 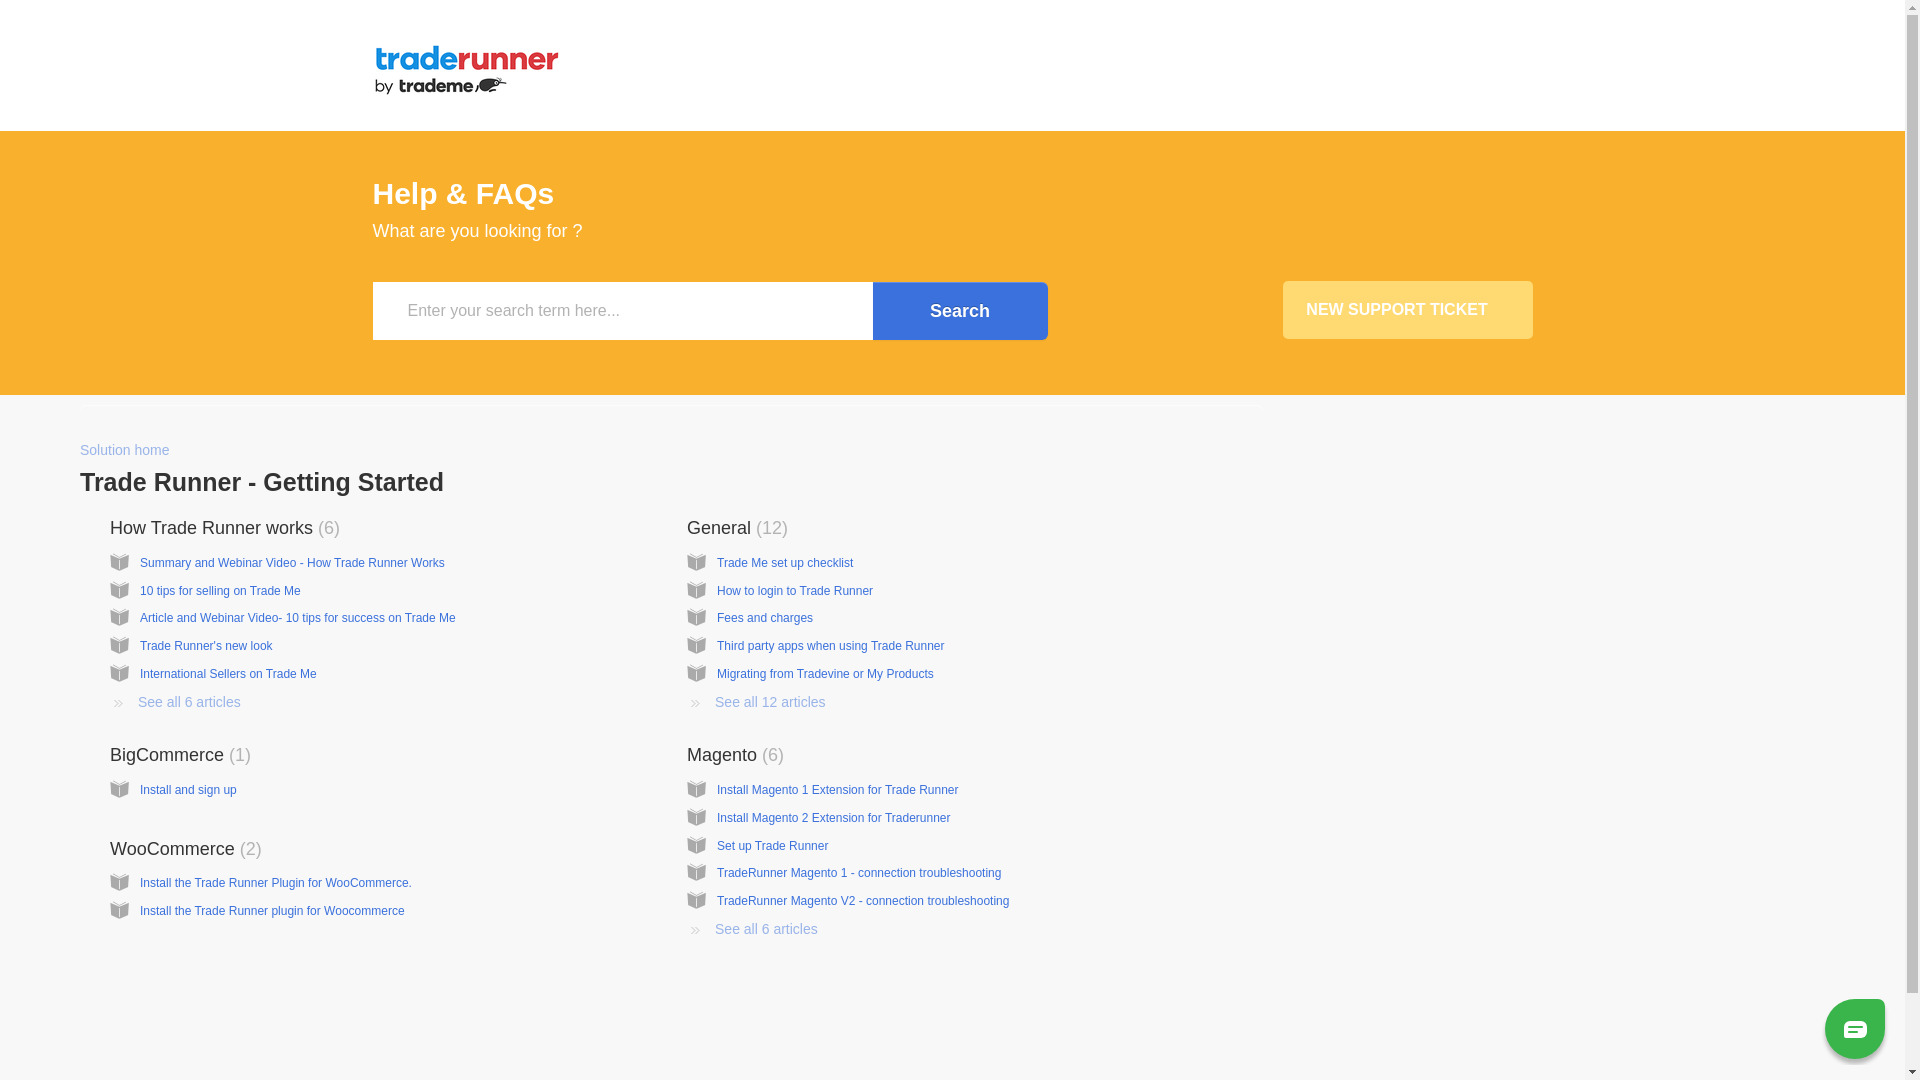 I want to click on 'Install Magento 2 Extension for Traderunner', so click(x=833, y=817).